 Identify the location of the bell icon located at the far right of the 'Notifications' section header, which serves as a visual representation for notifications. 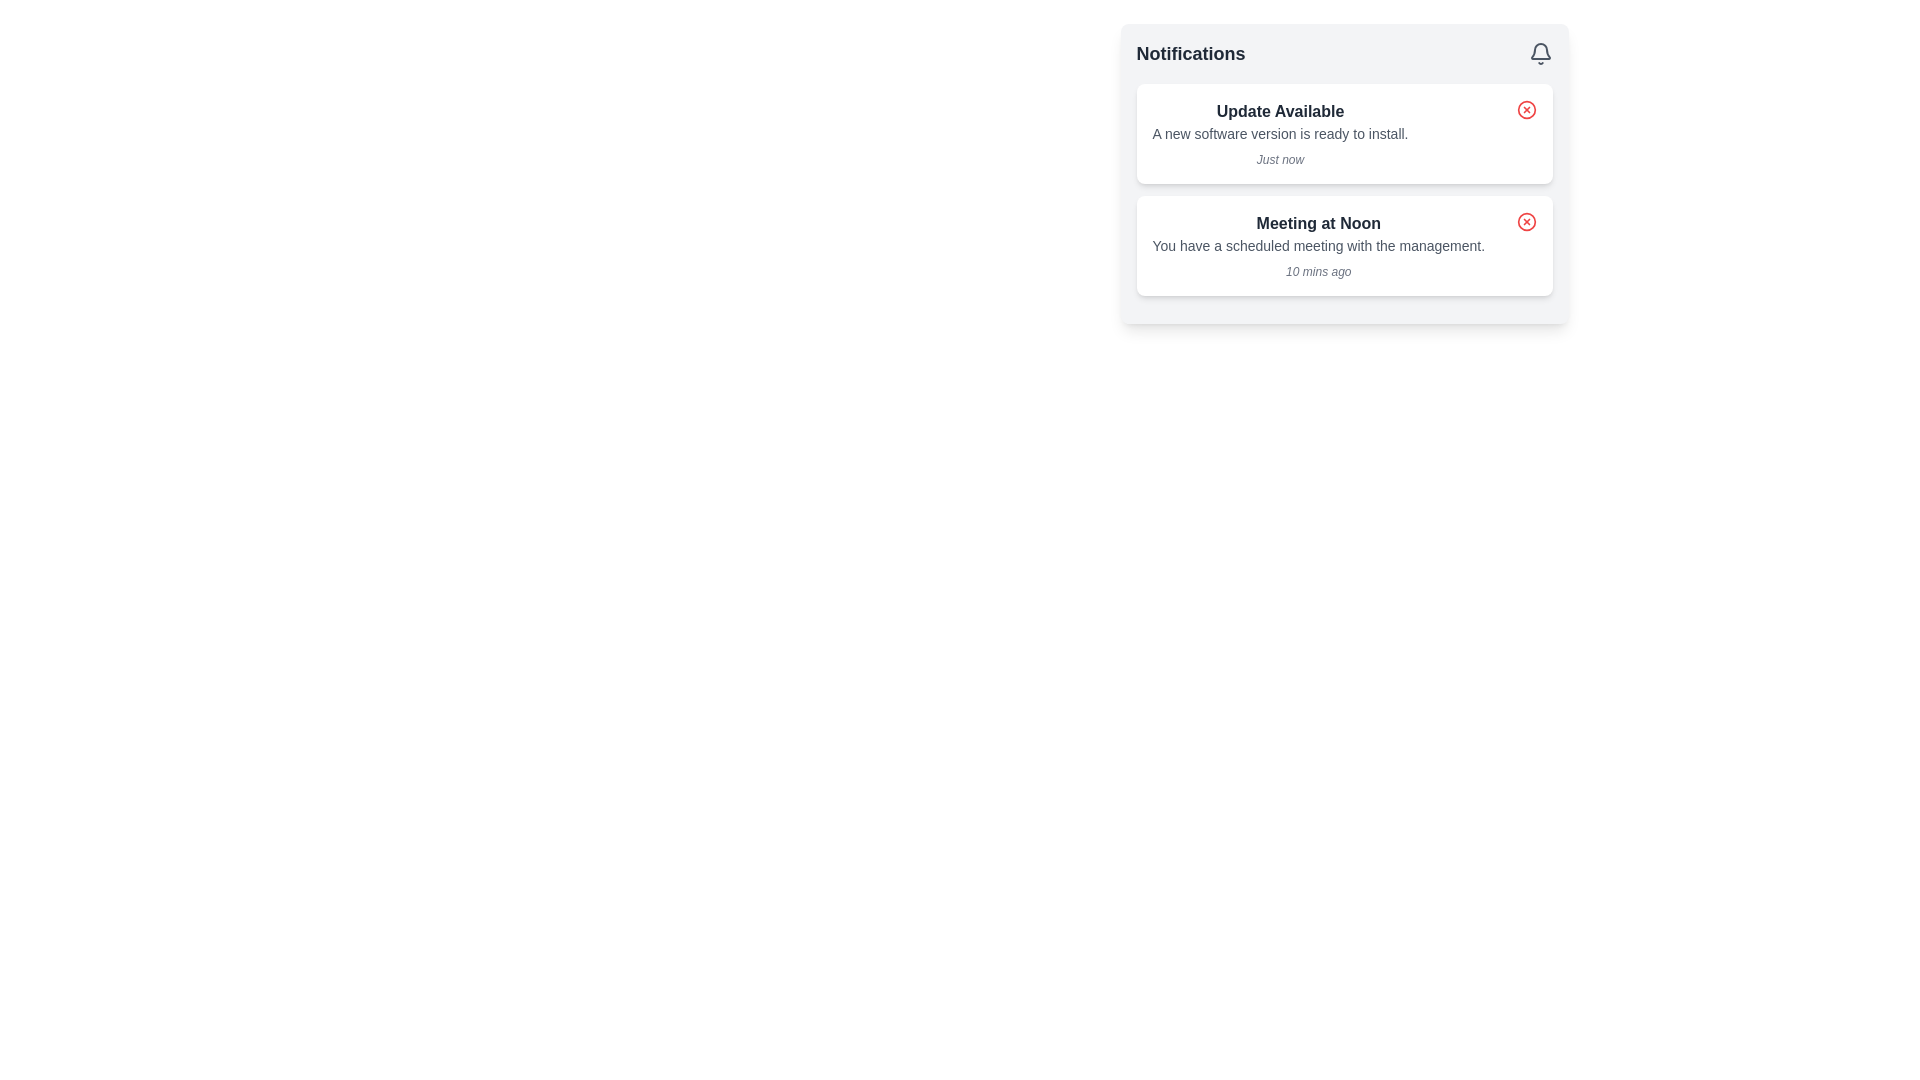
(1539, 53).